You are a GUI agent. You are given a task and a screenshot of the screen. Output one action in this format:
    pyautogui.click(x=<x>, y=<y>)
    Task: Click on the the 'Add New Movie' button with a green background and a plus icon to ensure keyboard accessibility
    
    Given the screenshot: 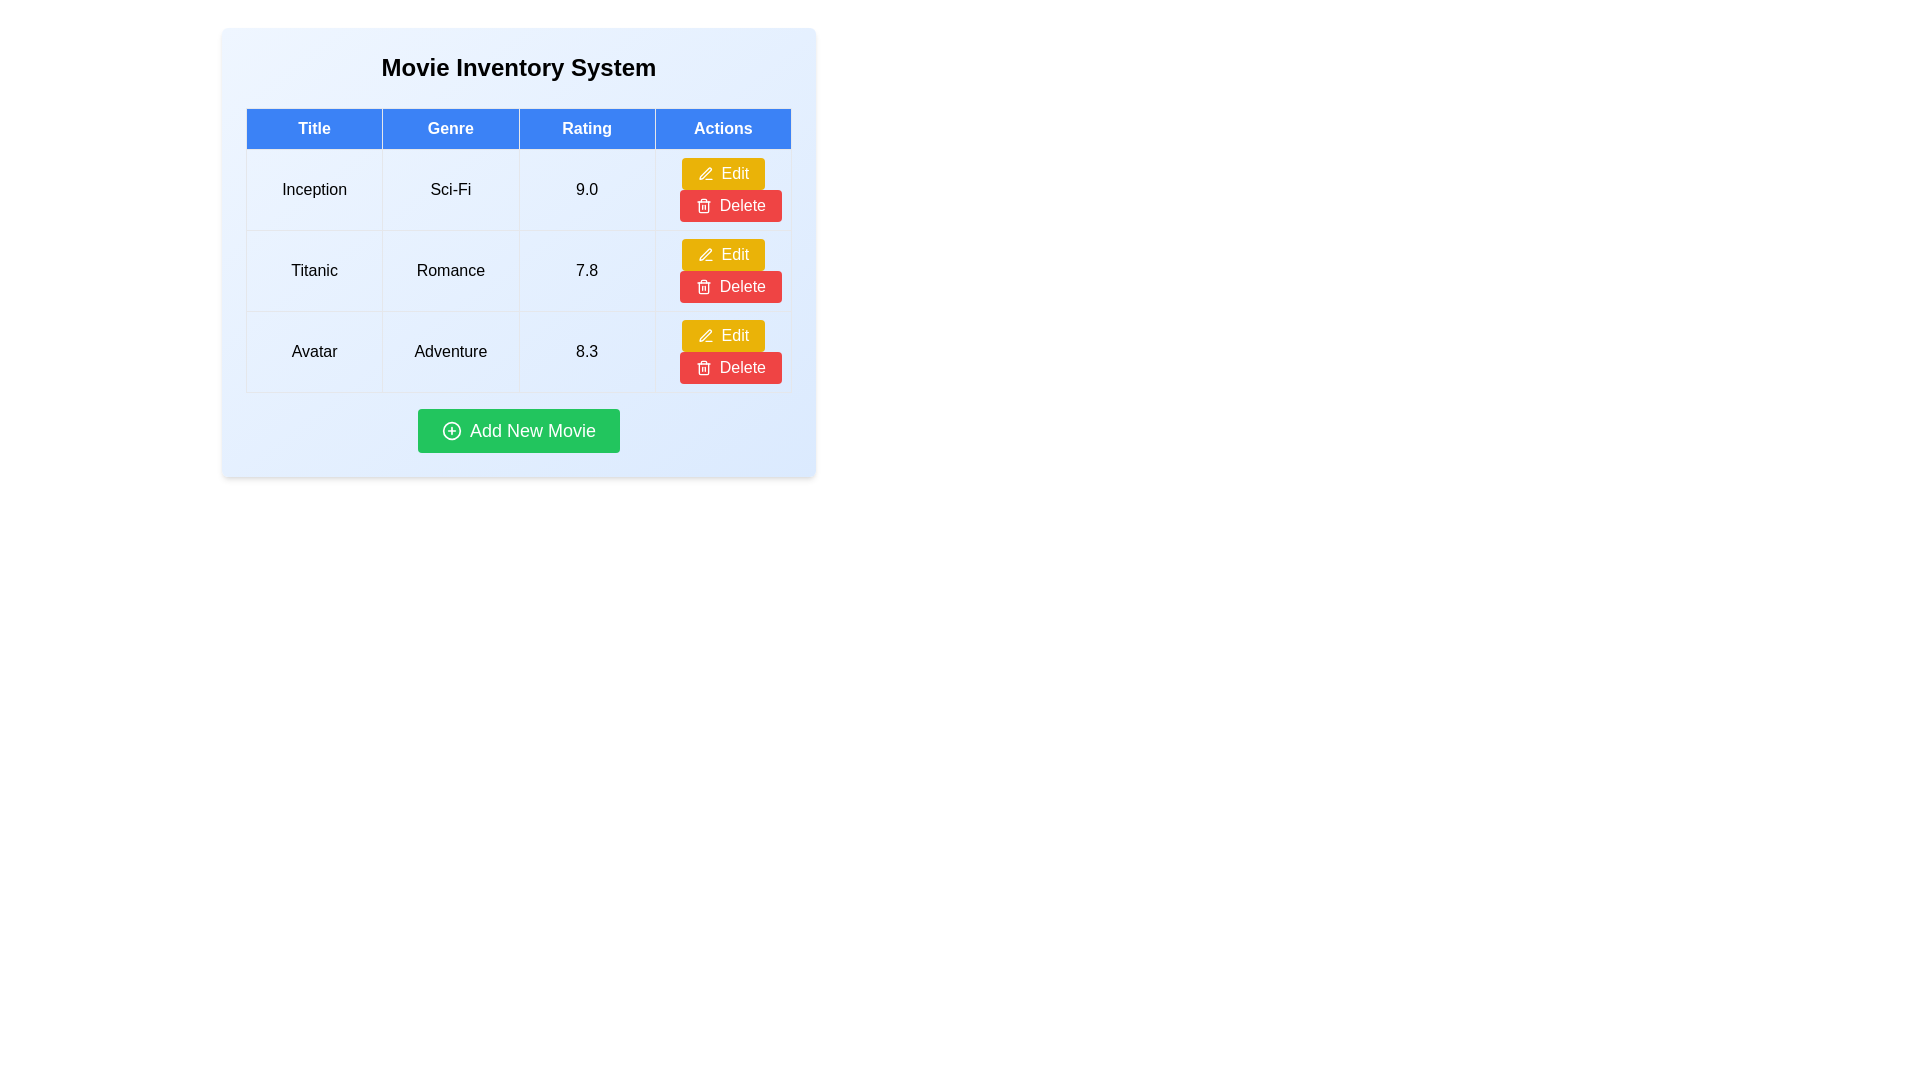 What is the action you would take?
    pyautogui.click(x=518, y=430)
    